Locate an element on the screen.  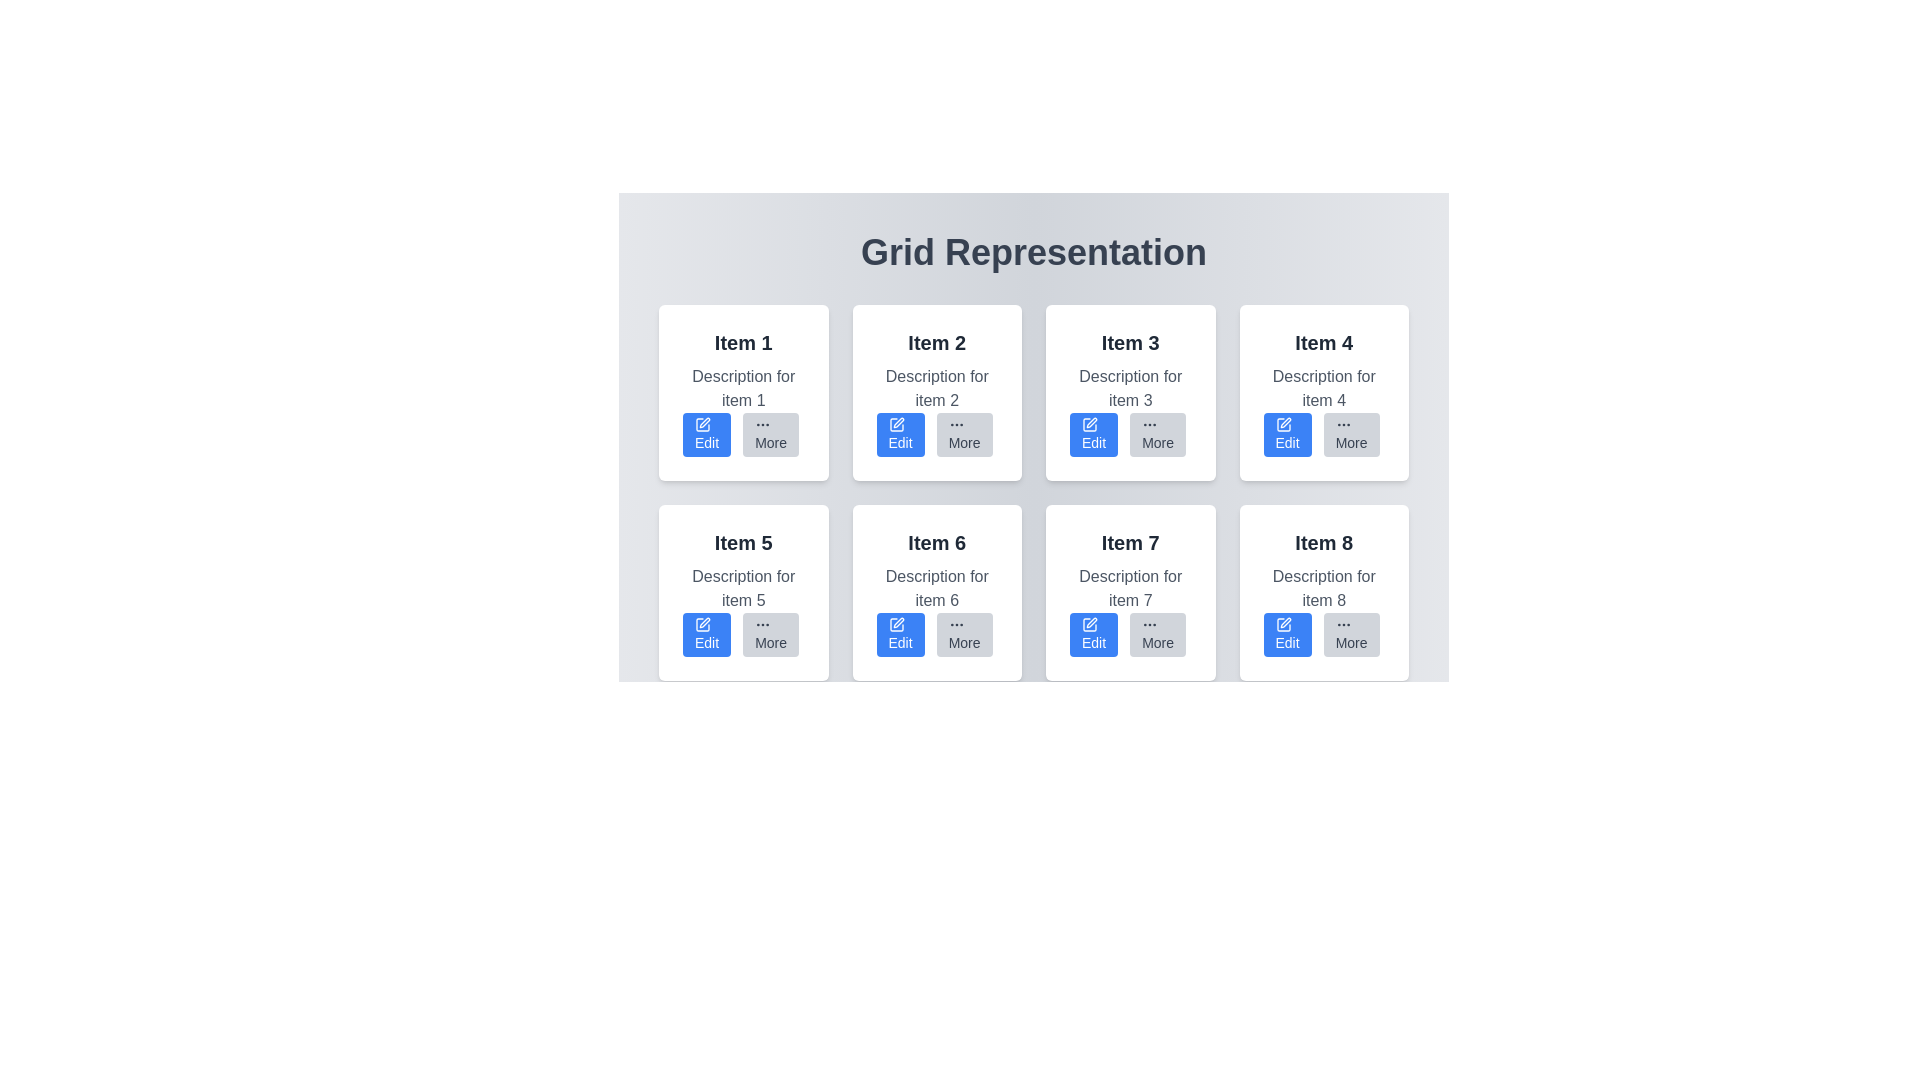
the horizontal ellipsis icon located at the bottom-right corner of the 'More' button in the grid layout for Item 2 is located at coordinates (955, 423).